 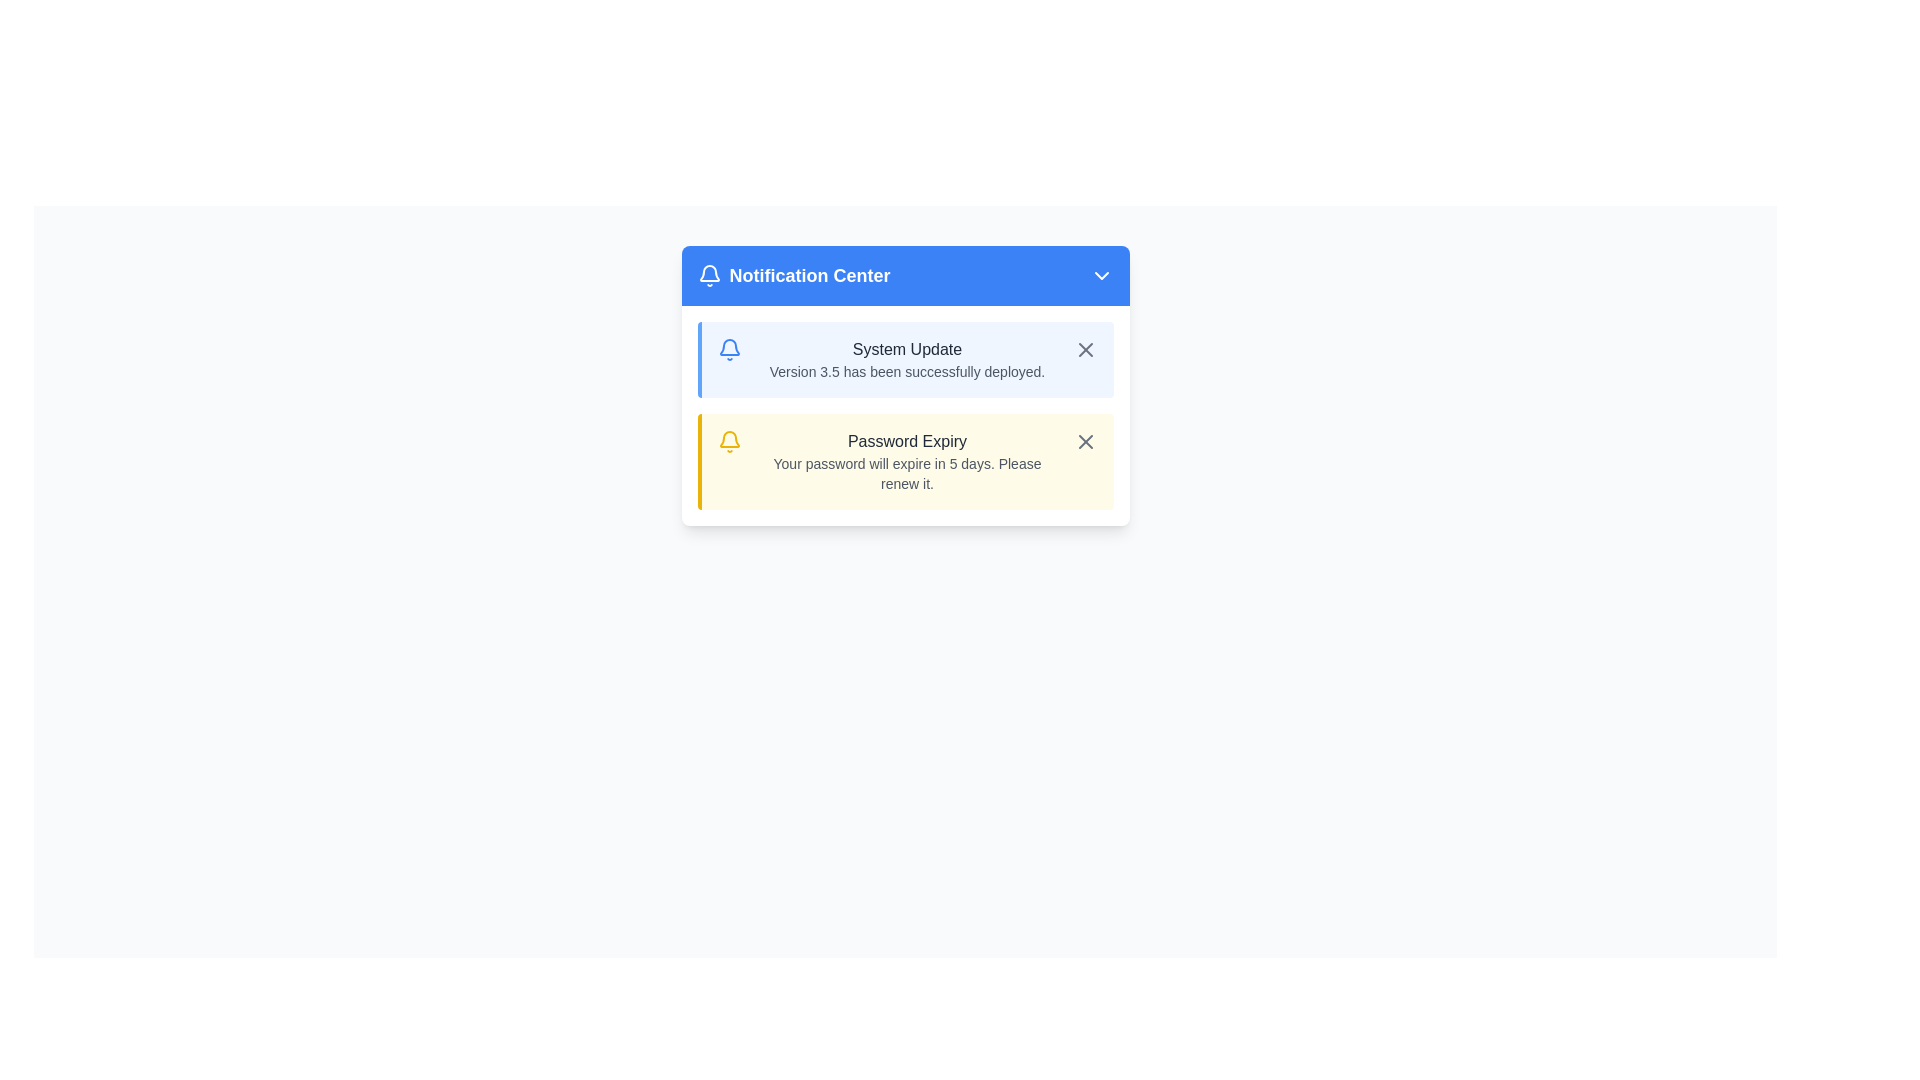 What do you see at coordinates (728, 438) in the screenshot?
I see `the yellow bell-shaped icon located near the top-left corner of the 'Notification Center' blue panel` at bounding box center [728, 438].